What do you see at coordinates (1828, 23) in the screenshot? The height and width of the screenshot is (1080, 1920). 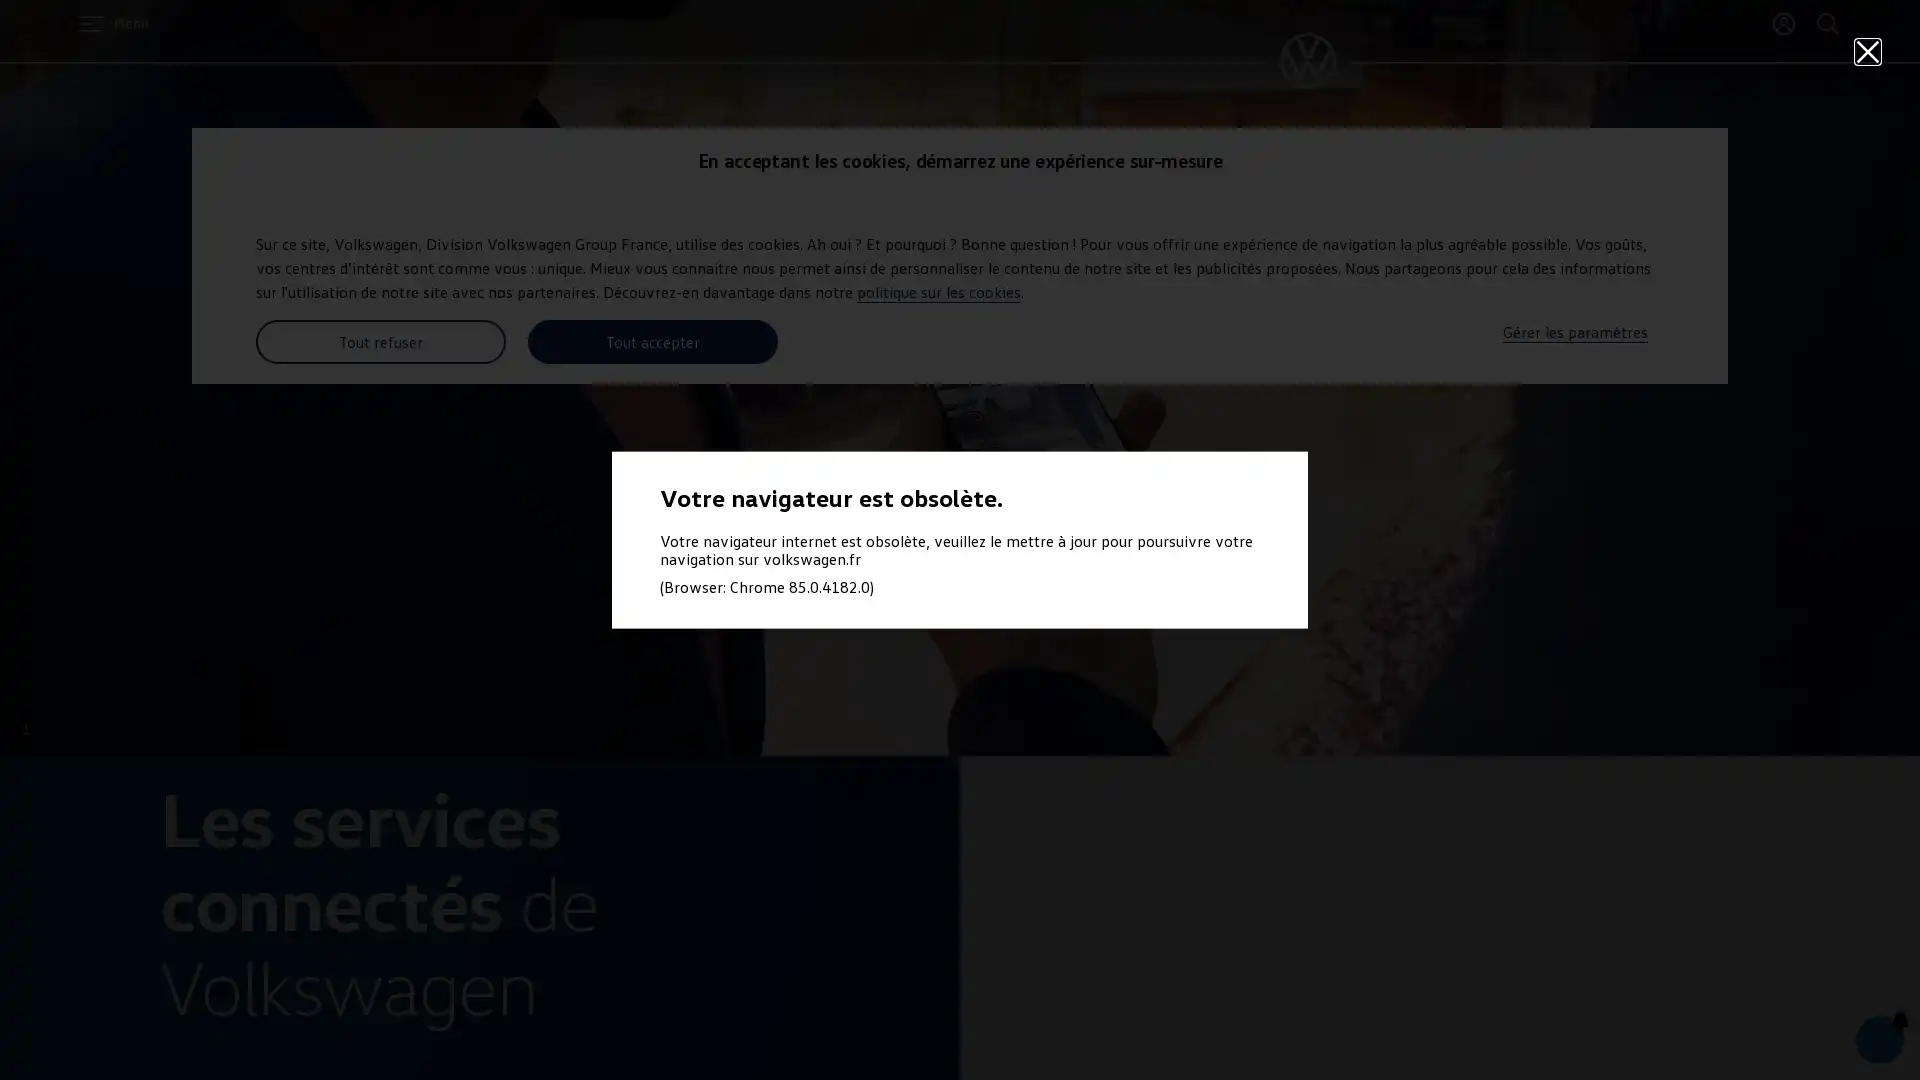 I see `Chercher` at bounding box center [1828, 23].